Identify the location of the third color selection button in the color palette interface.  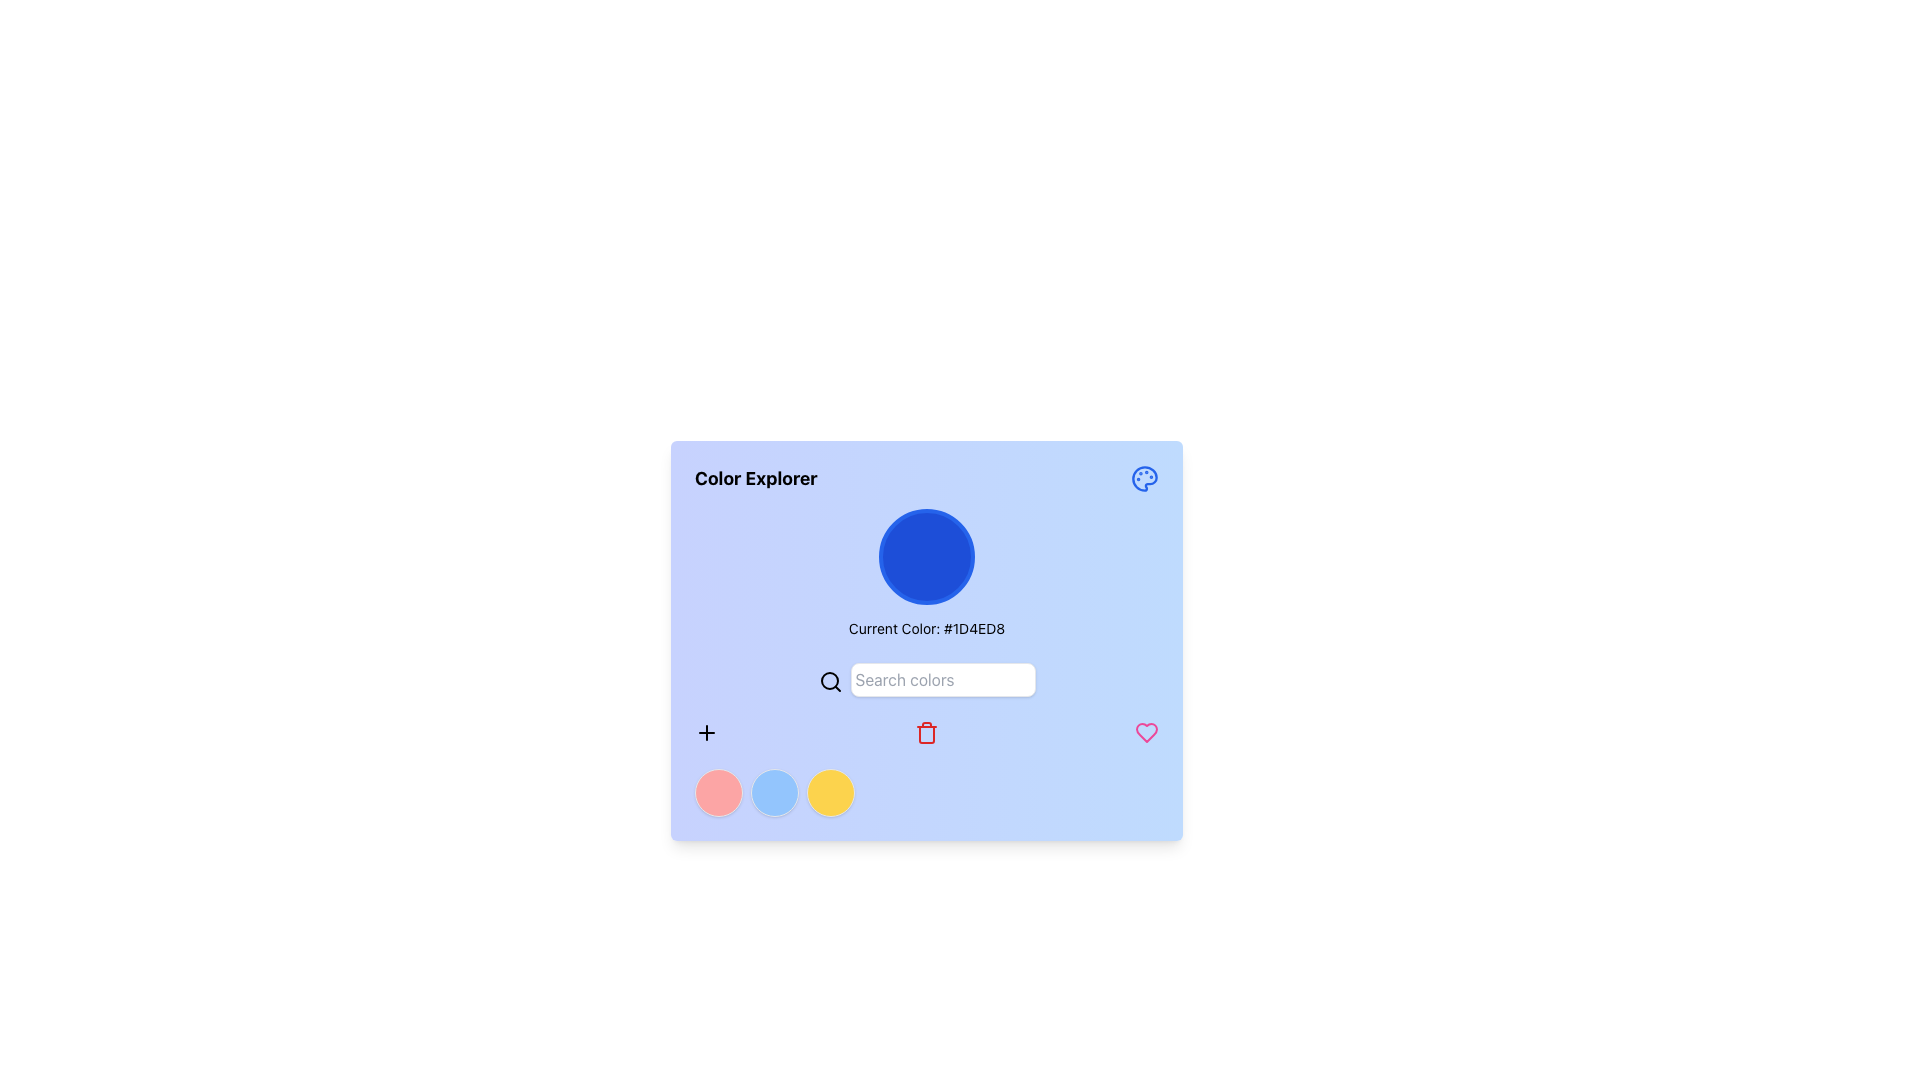
(830, 792).